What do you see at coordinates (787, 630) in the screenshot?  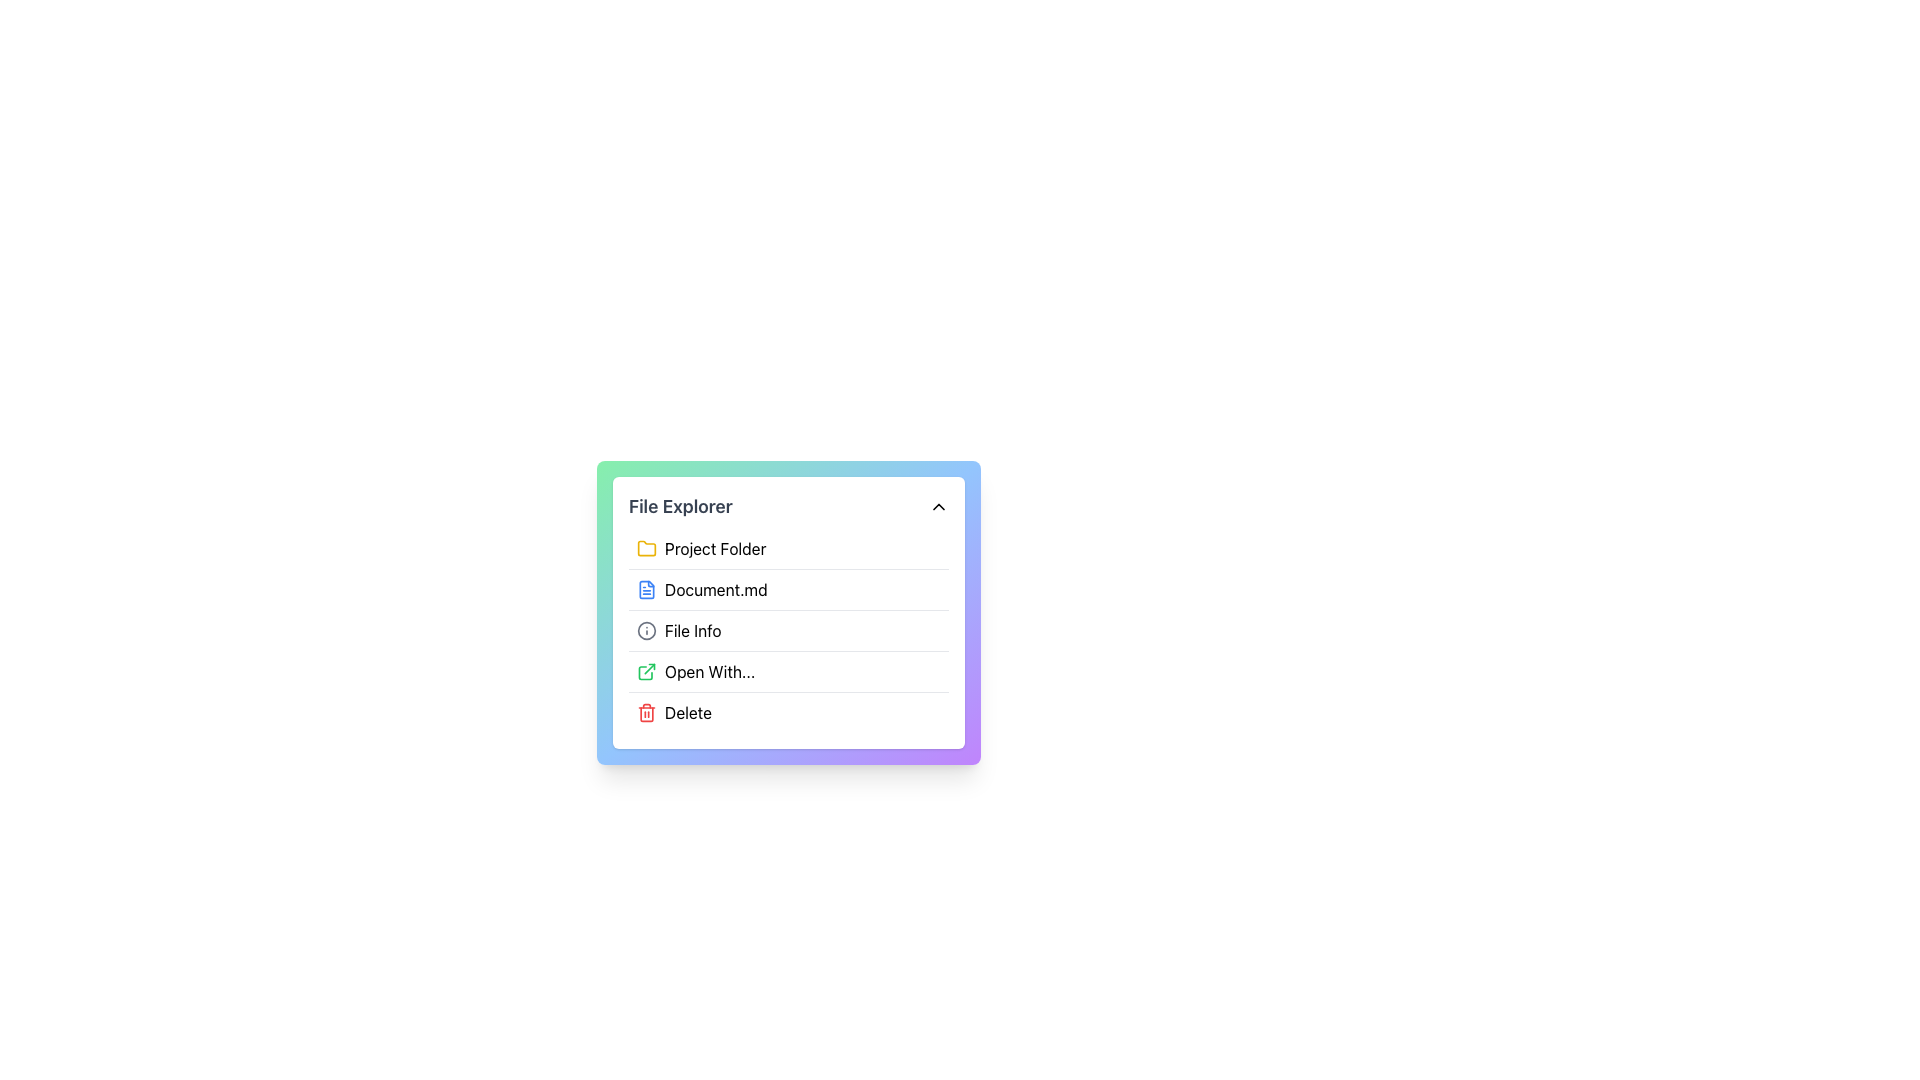 I see `the third option in the dropdown menu that provides access to detailed metadata or properties of a file, positioned below 'Document.md' and above 'Open With...'` at bounding box center [787, 630].